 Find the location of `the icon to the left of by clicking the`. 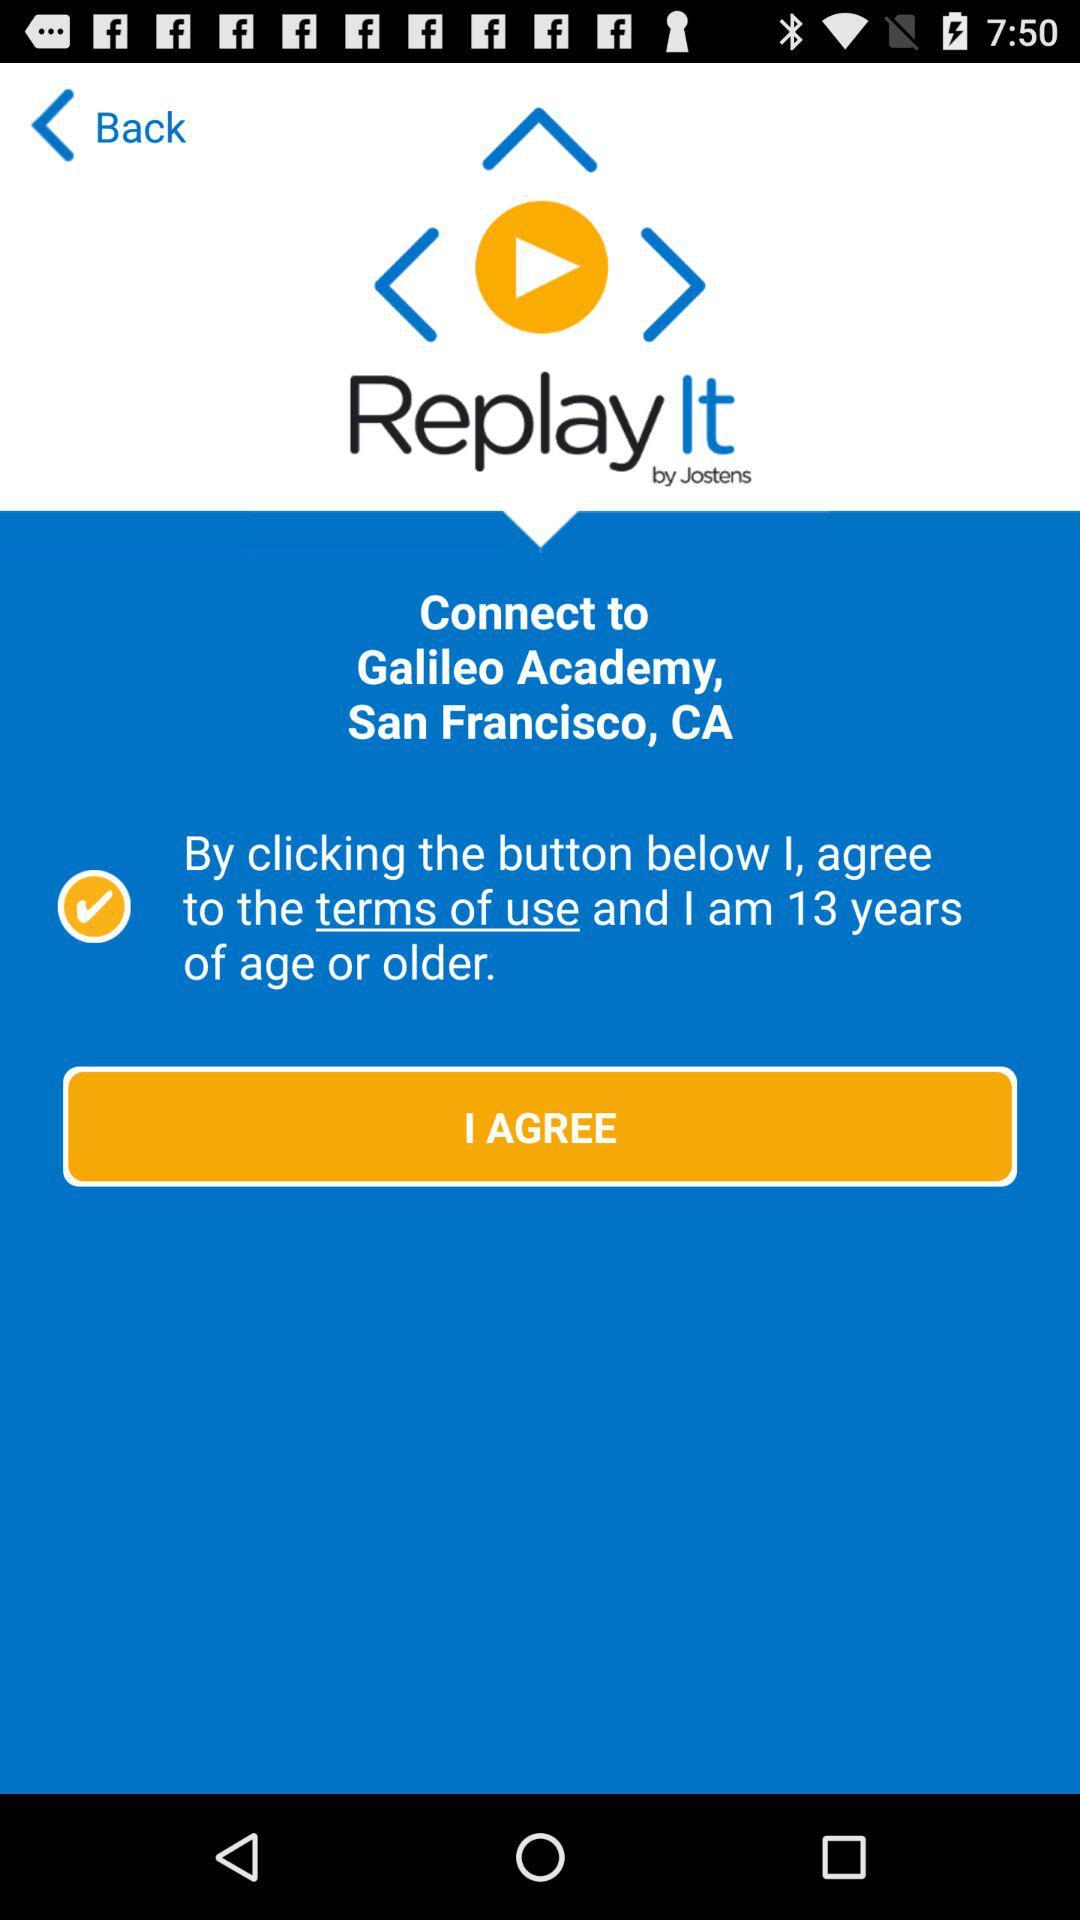

the icon to the left of by clicking the is located at coordinates (94, 905).